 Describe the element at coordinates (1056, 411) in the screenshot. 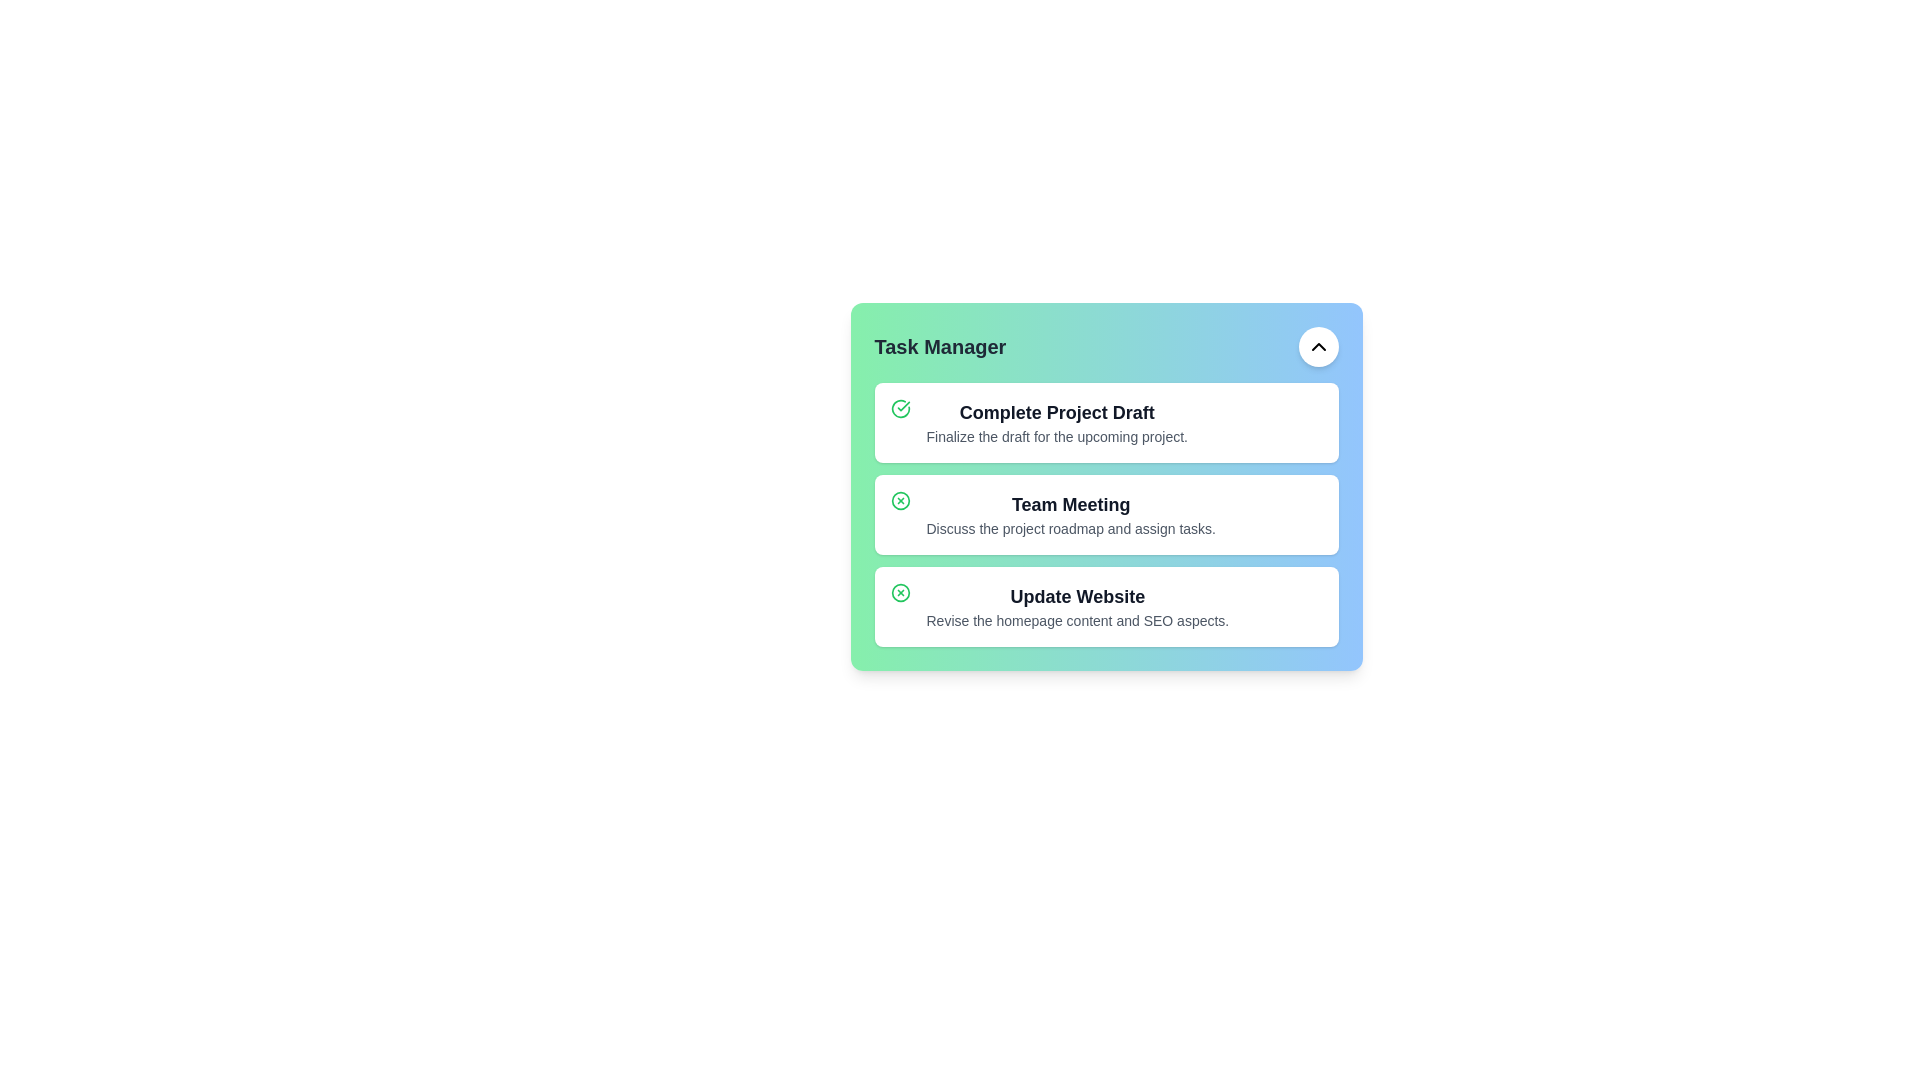

I see `the text of the task titled 'Complete Project Draft'` at that location.